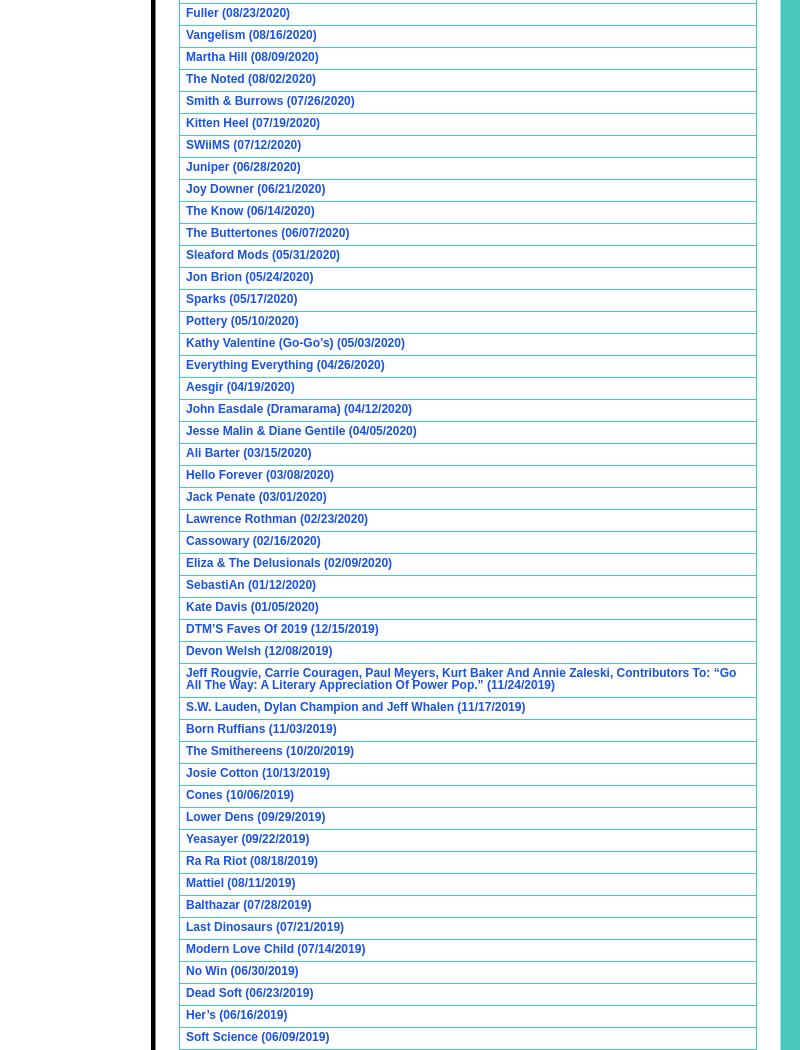  I want to click on 'Mattiel (08/11/2019)', so click(239, 882).